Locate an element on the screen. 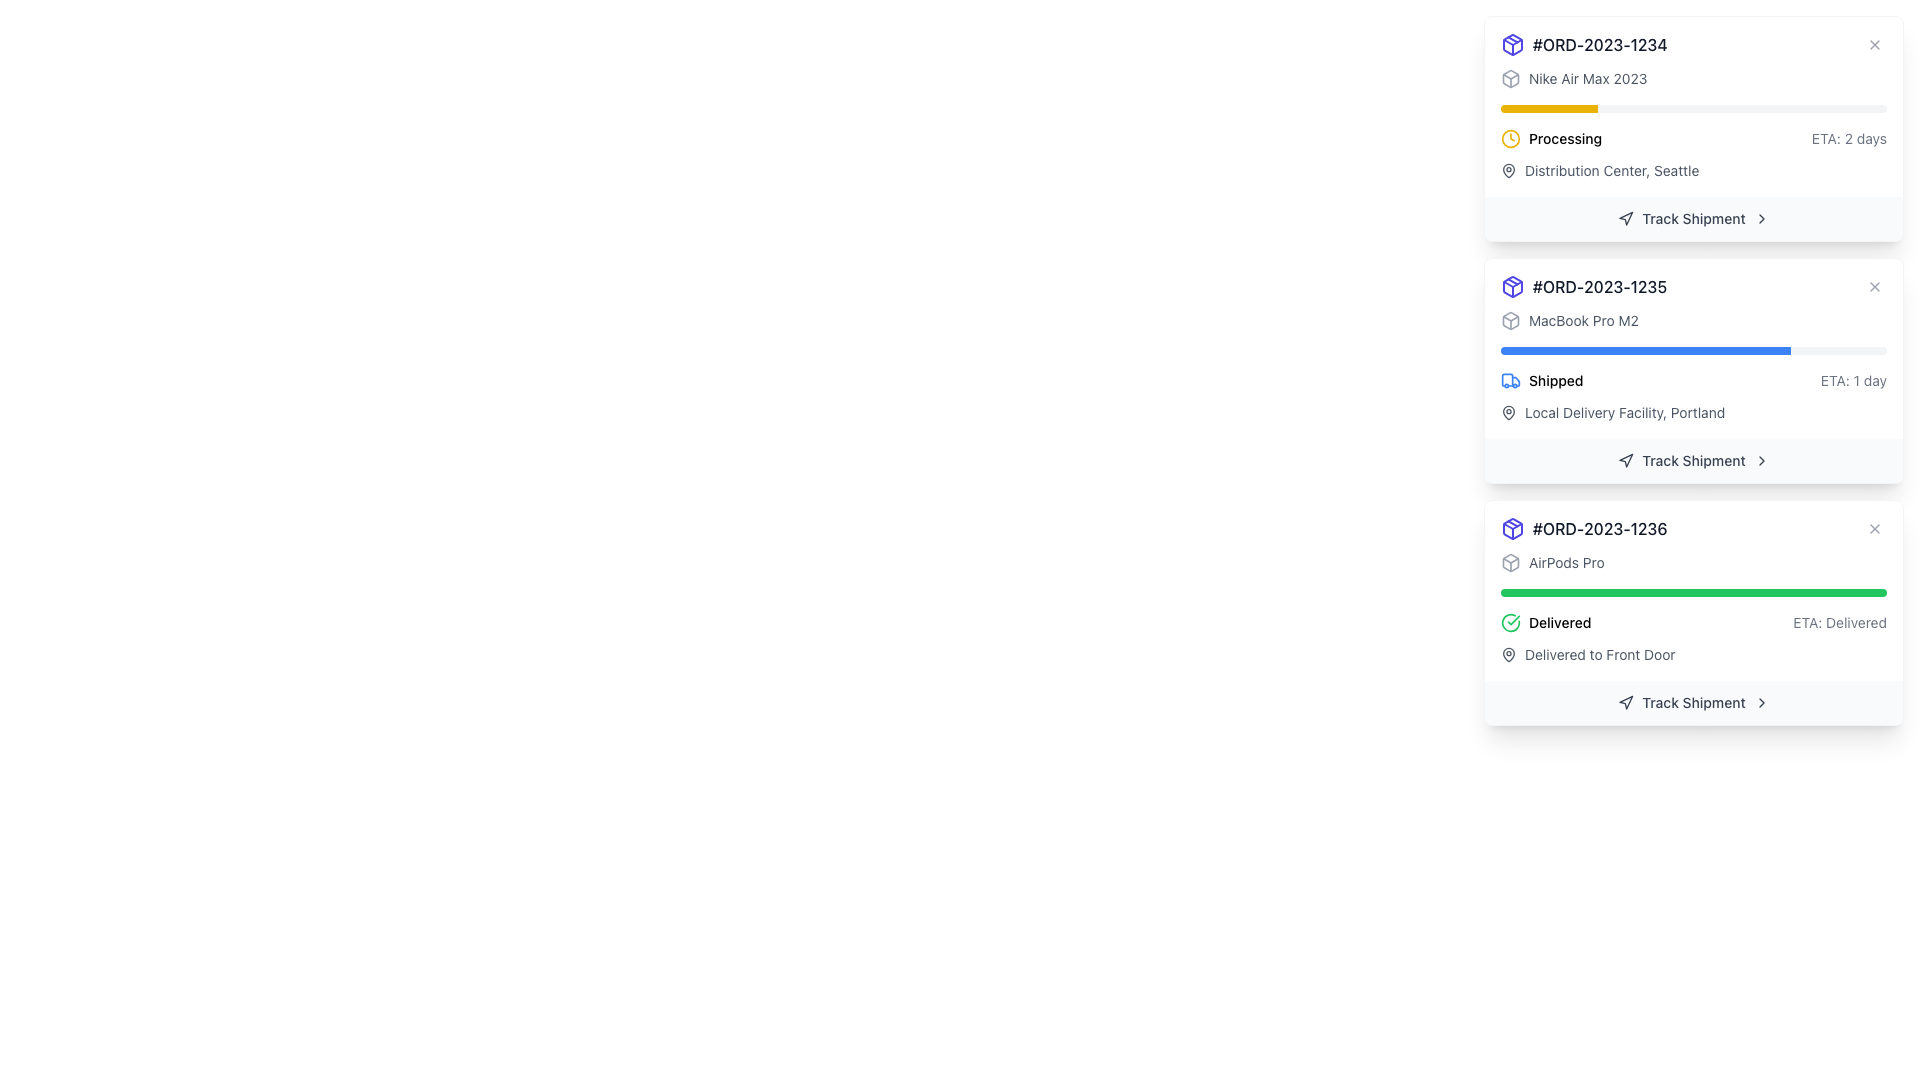 This screenshot has width=1920, height=1080. the triangular navigation pointer icon located in the right area of the interface is located at coordinates (1626, 459).